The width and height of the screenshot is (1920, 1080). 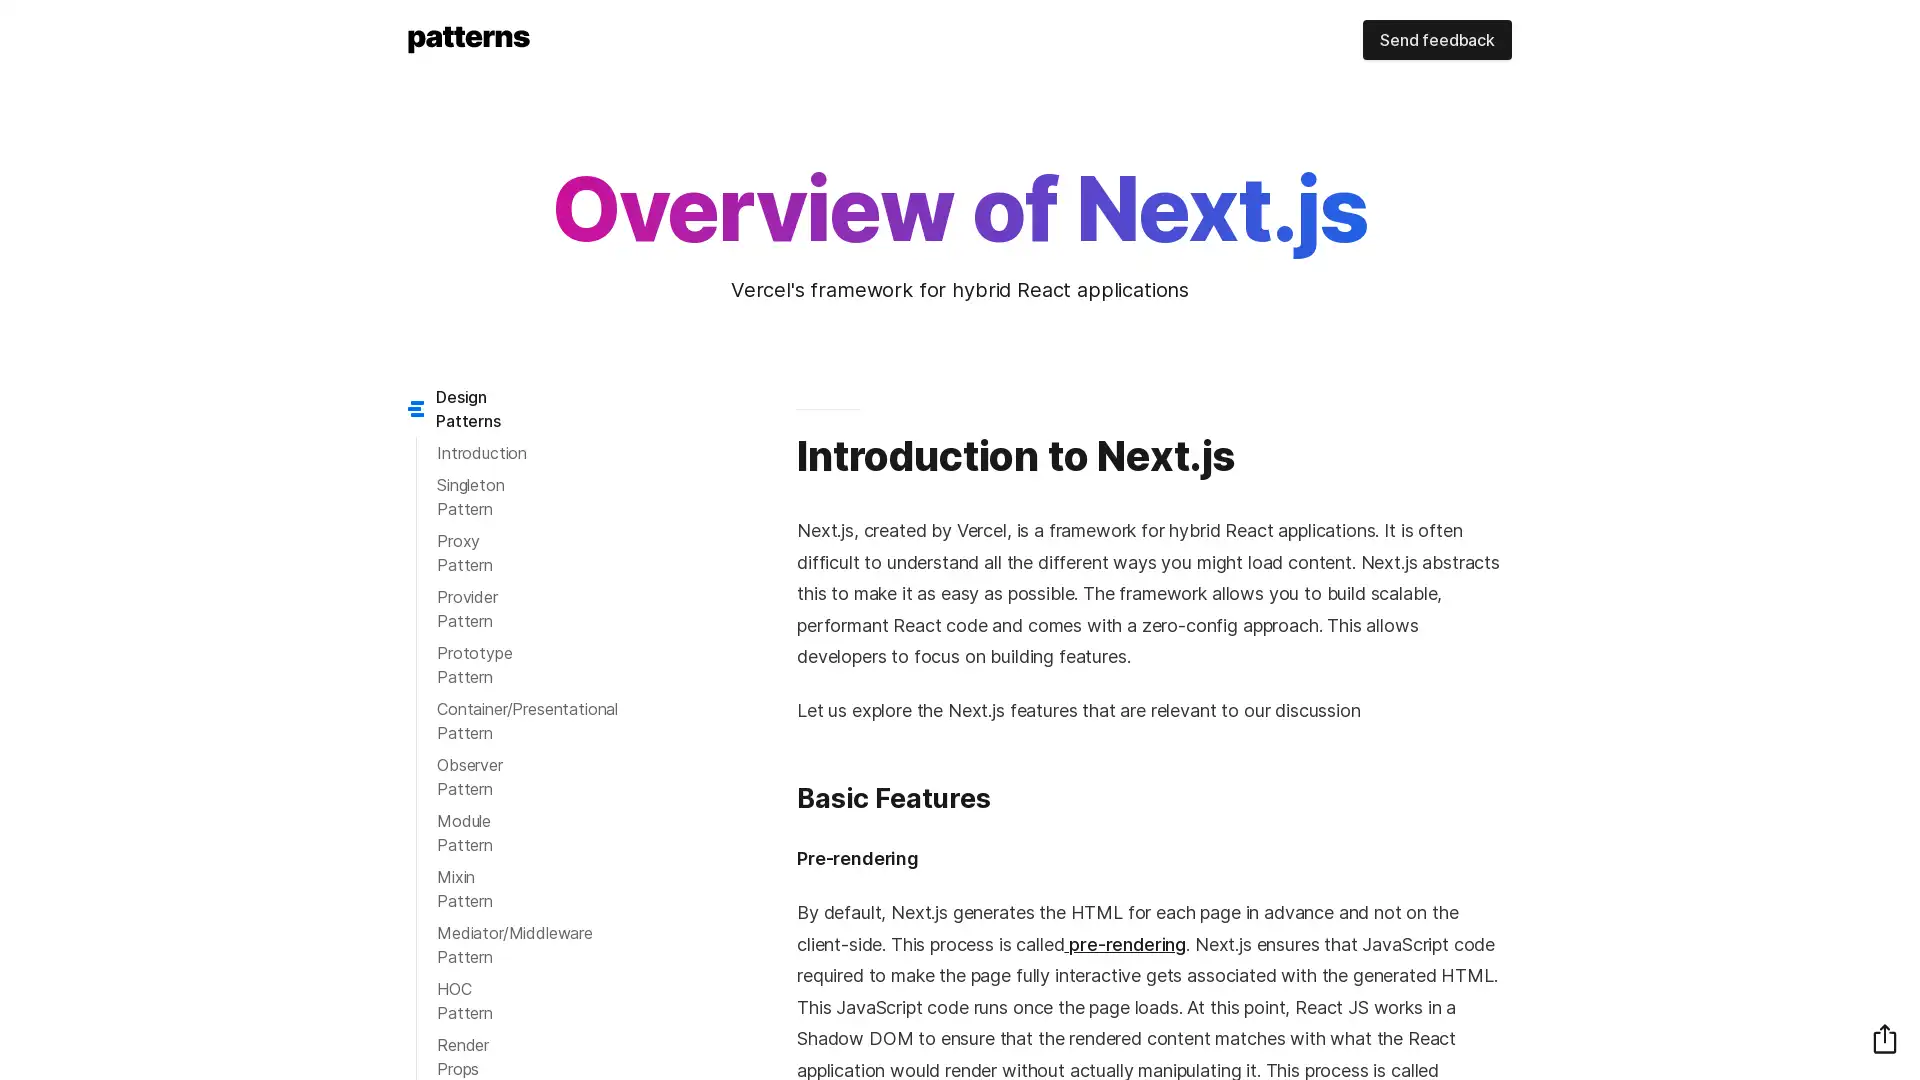 I want to click on Share, so click(x=1884, y=1037).